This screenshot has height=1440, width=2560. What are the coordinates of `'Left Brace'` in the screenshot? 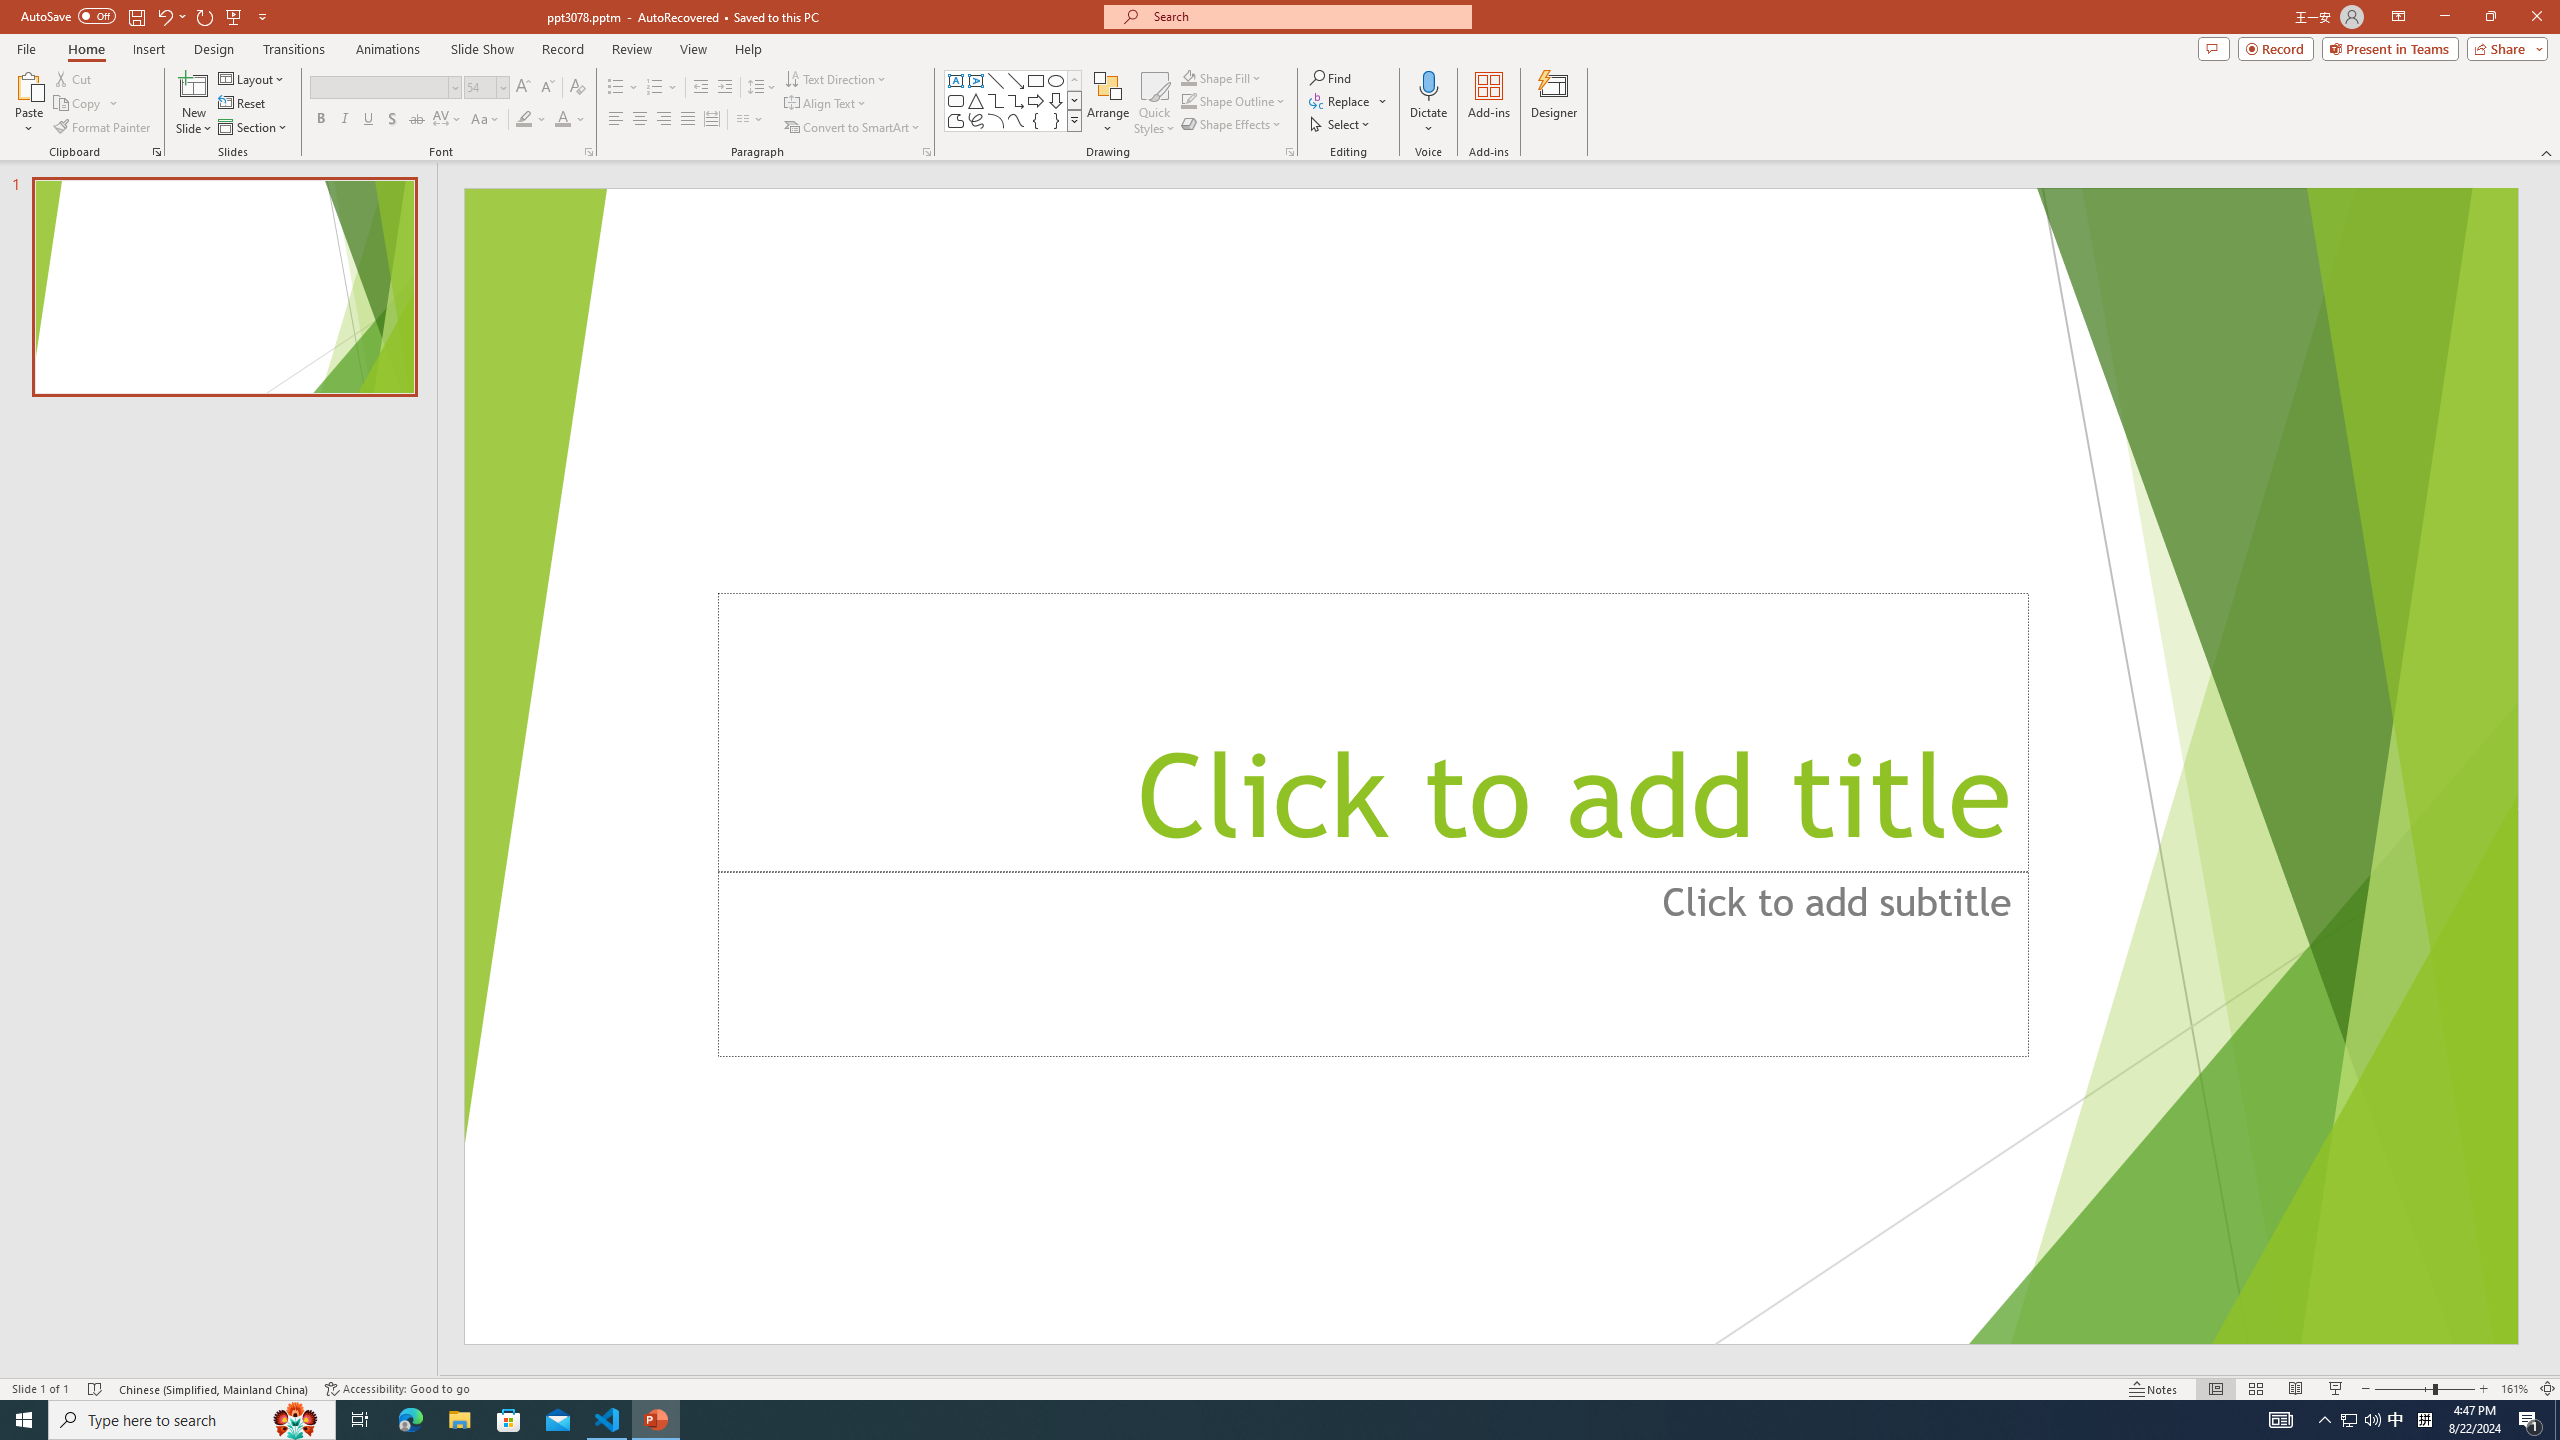 It's located at (1035, 119).